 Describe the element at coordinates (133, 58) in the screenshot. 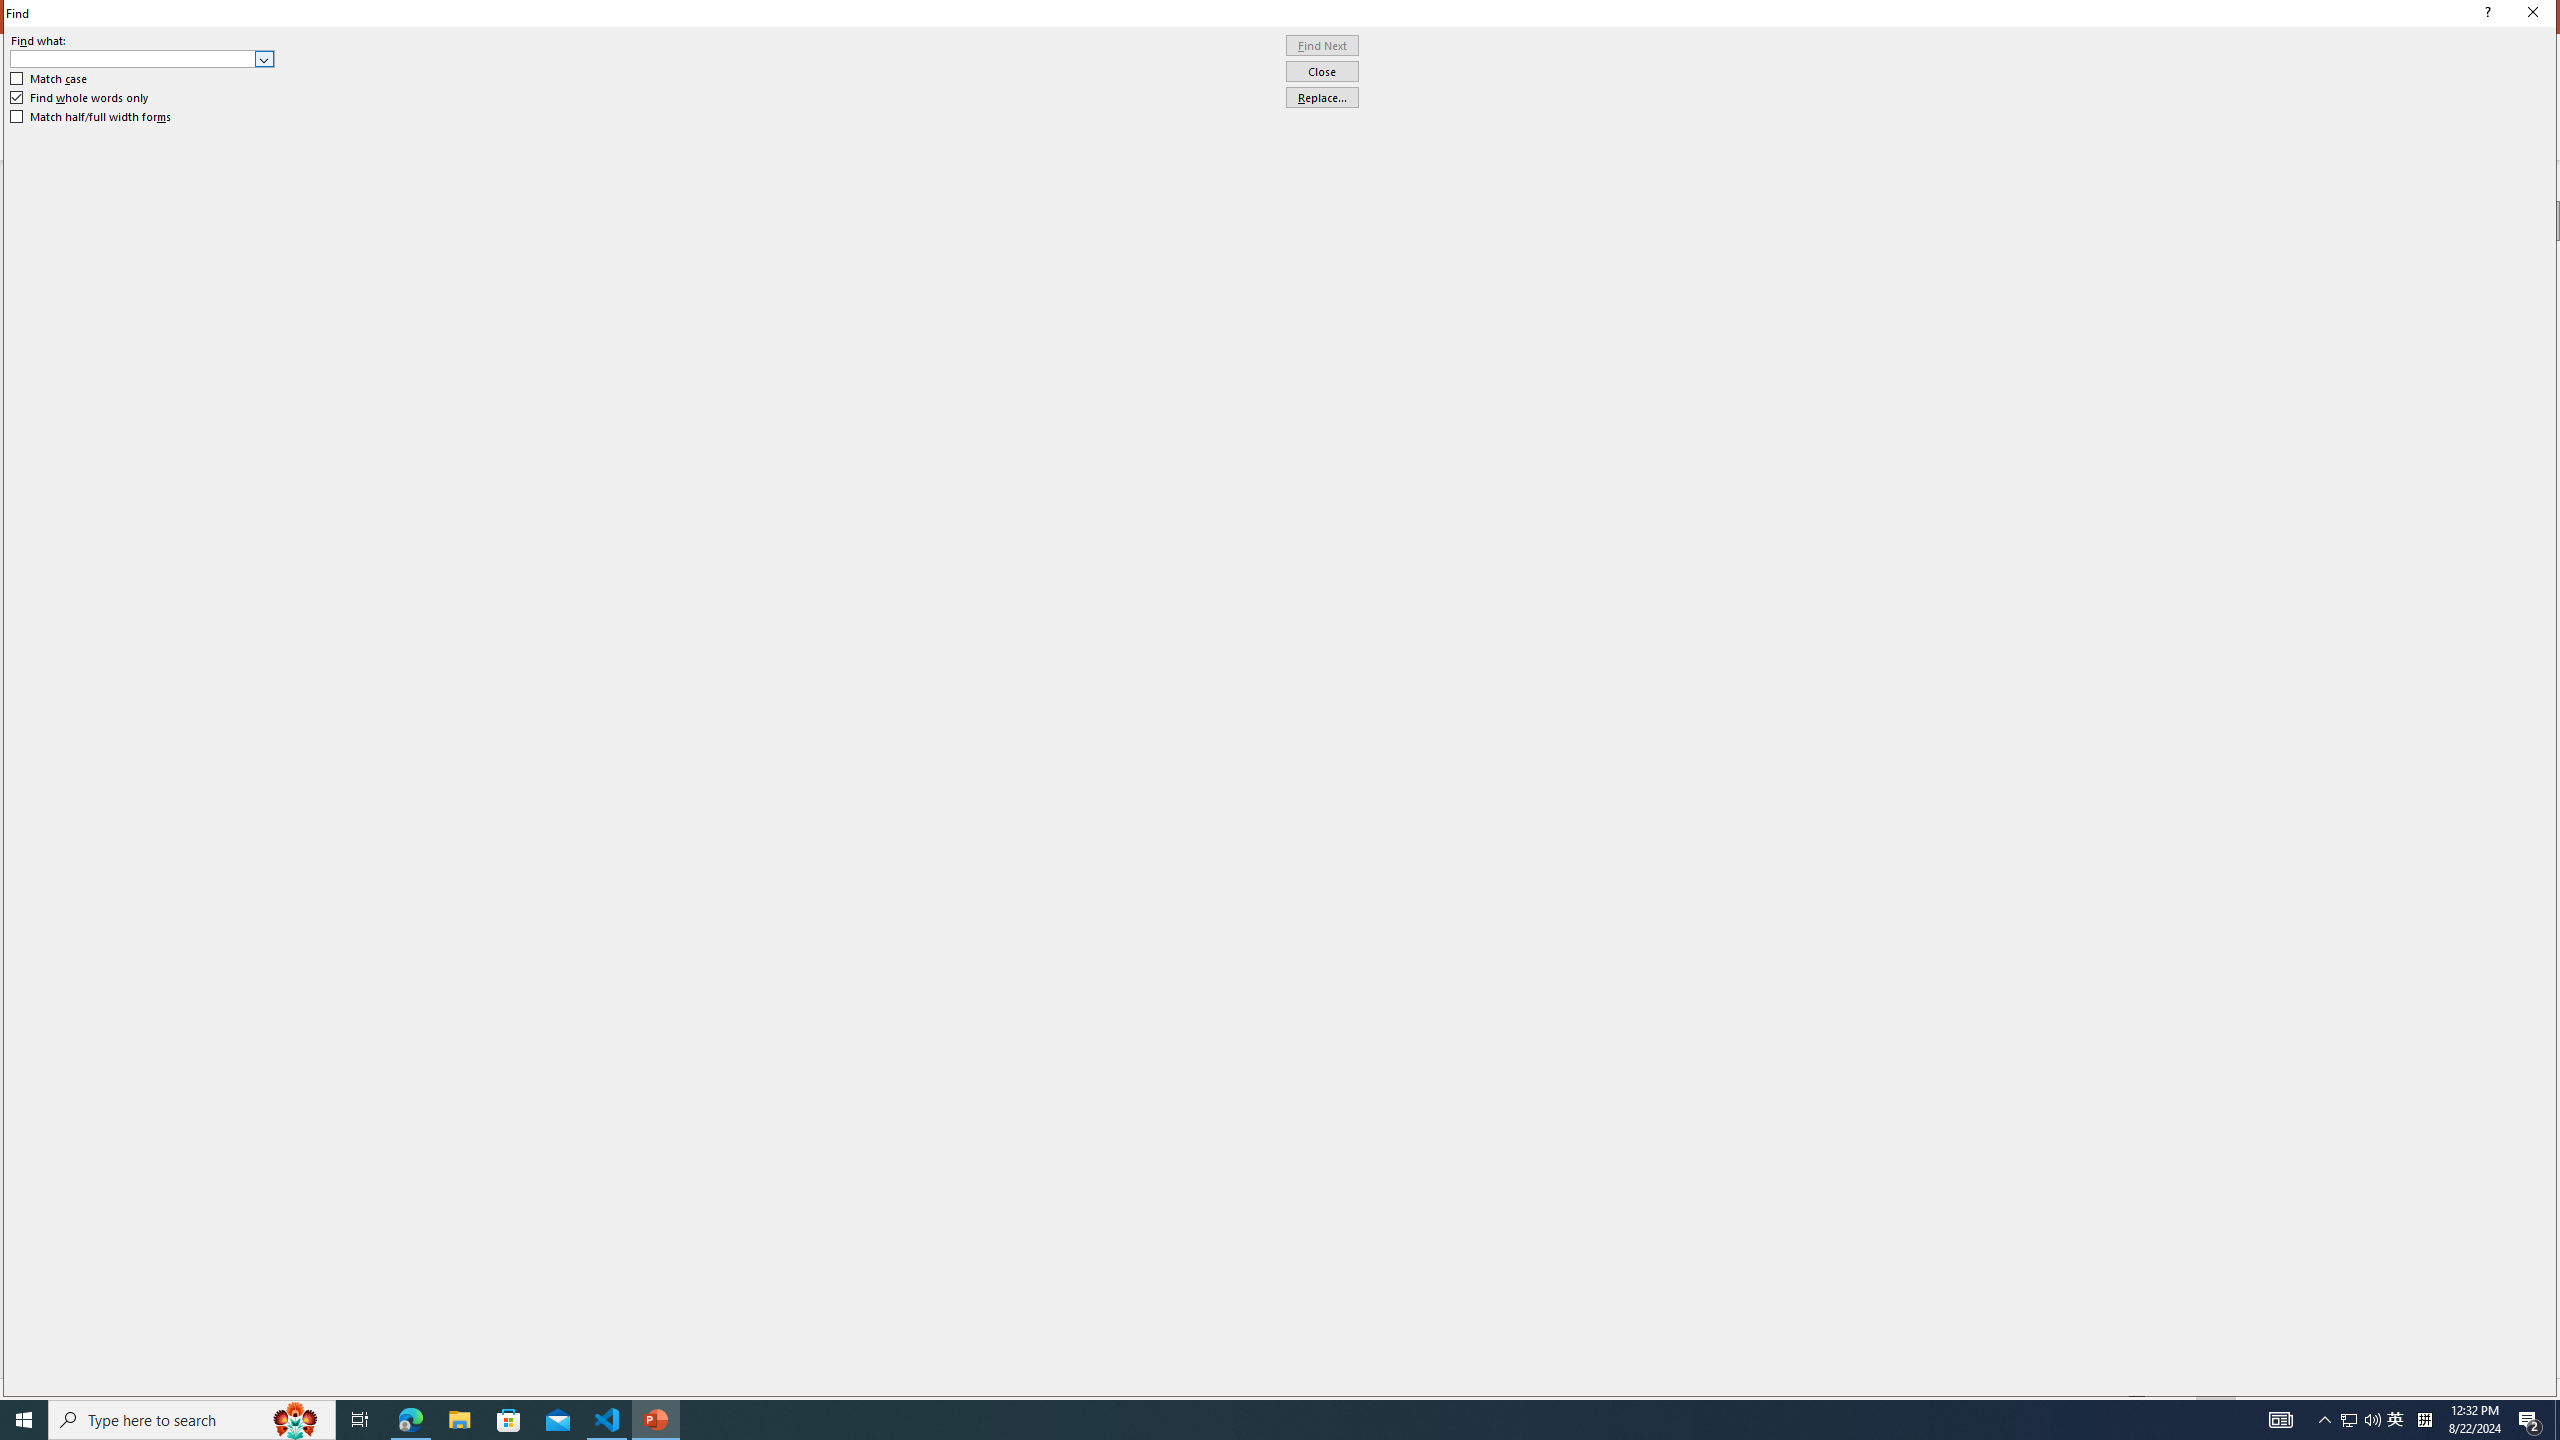

I see `'Find what'` at that location.